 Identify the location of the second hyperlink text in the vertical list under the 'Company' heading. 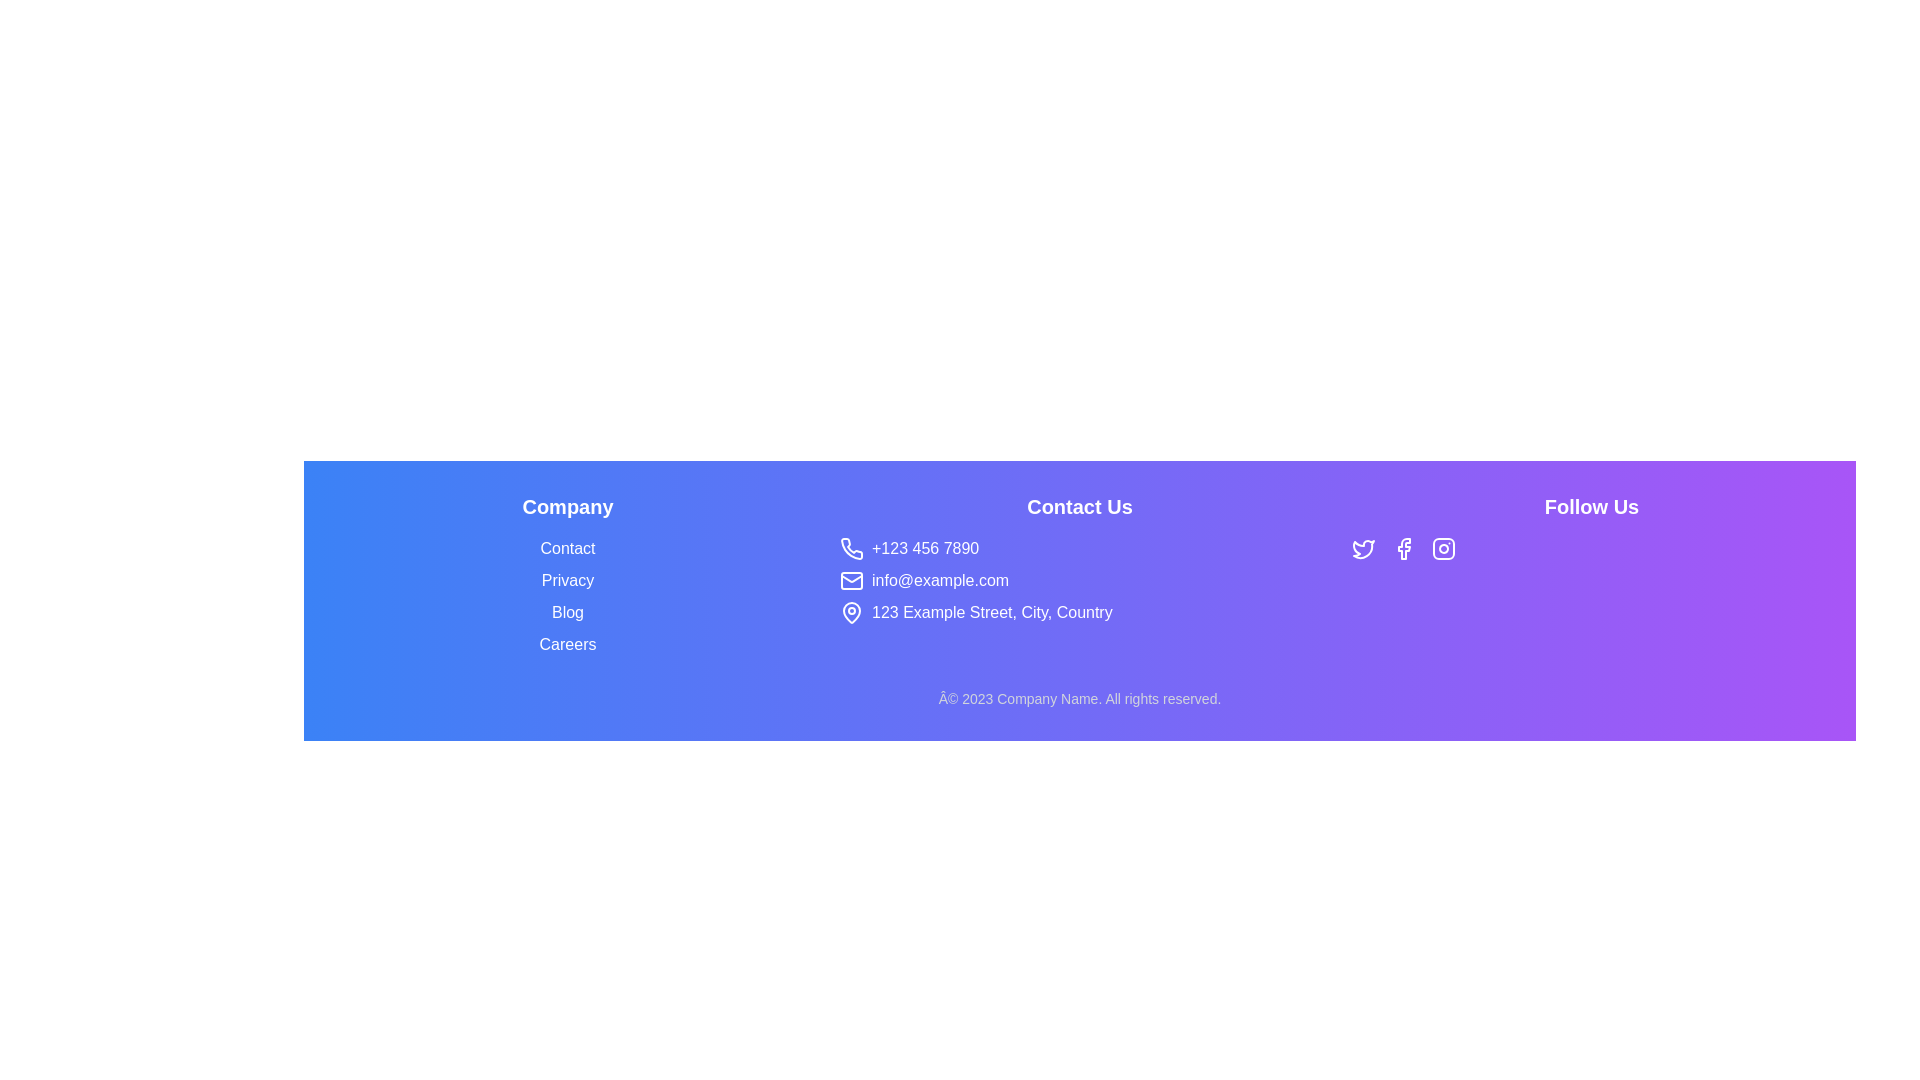
(566, 581).